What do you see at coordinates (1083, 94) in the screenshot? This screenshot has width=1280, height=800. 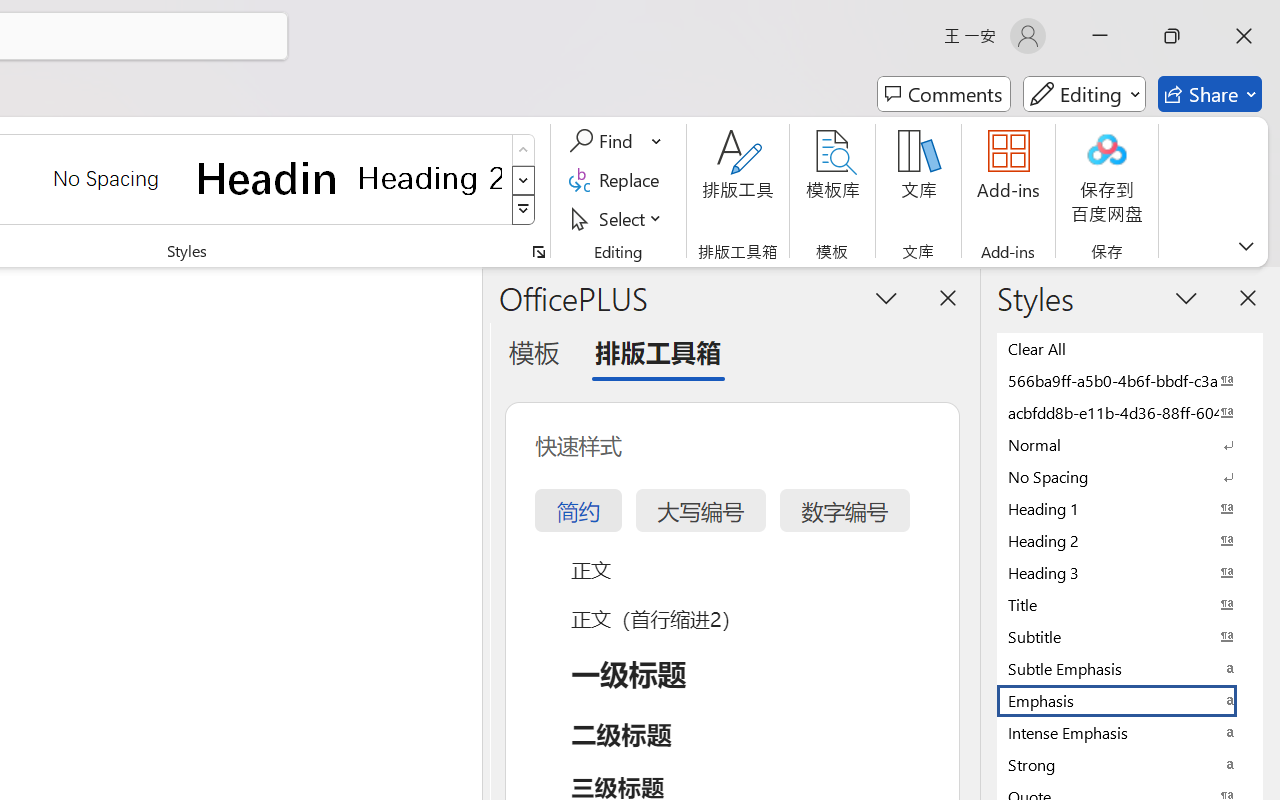 I see `'Mode'` at bounding box center [1083, 94].